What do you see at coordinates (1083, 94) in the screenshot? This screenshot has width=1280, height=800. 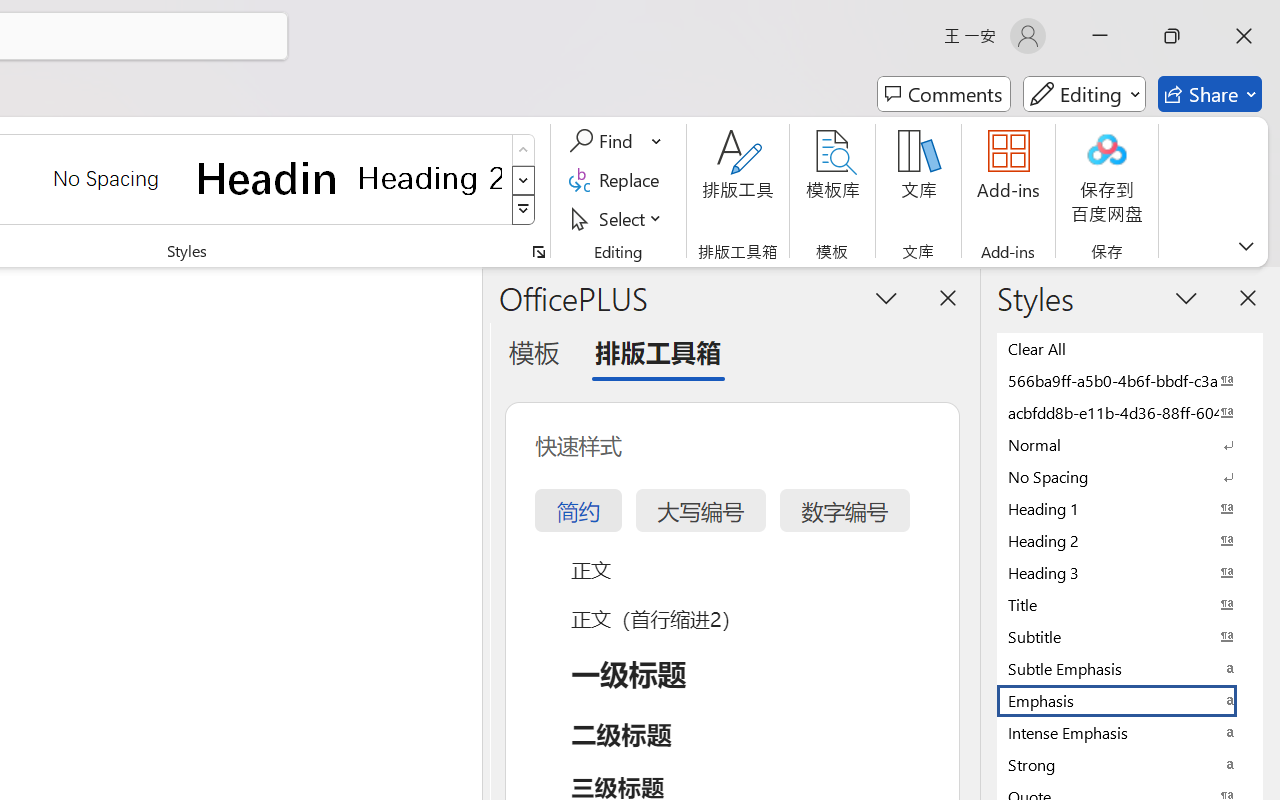 I see `'Mode'` at bounding box center [1083, 94].